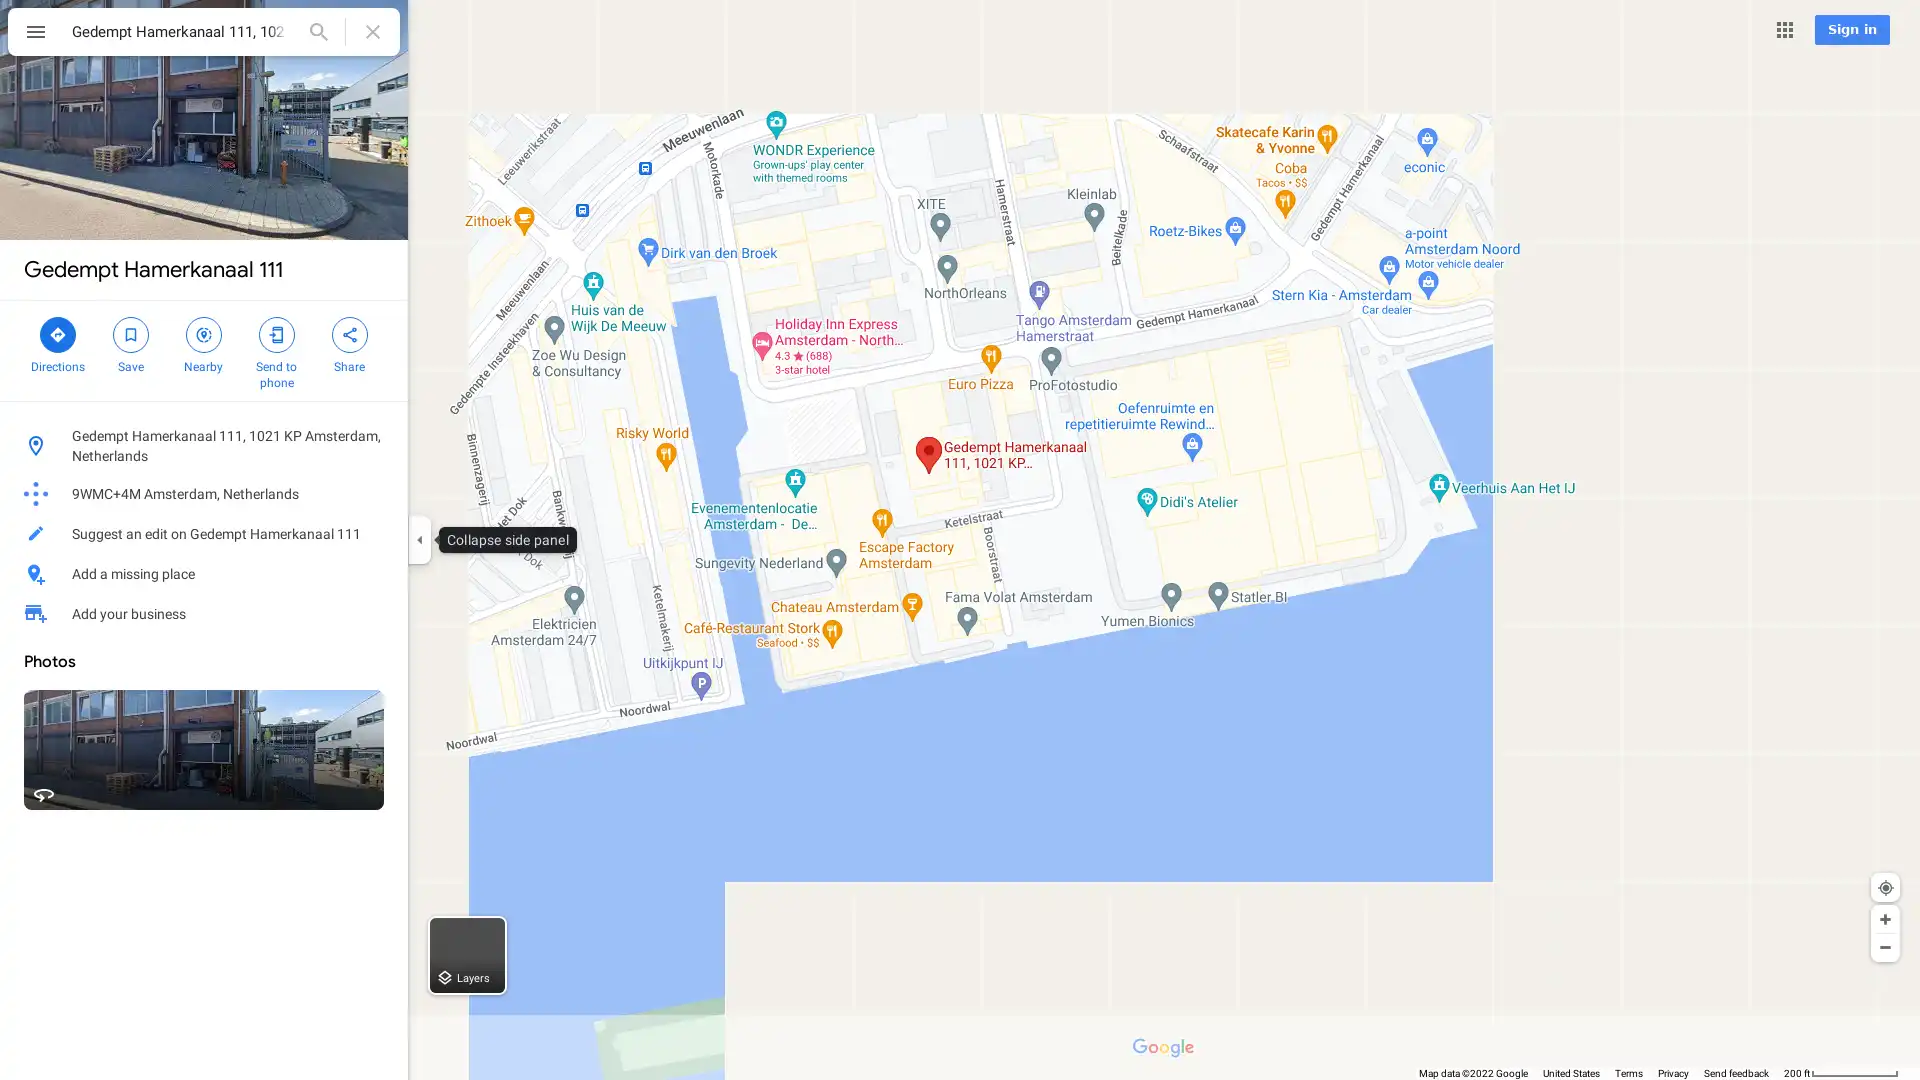  I want to click on Learn more about plus codes, so click(383, 493).